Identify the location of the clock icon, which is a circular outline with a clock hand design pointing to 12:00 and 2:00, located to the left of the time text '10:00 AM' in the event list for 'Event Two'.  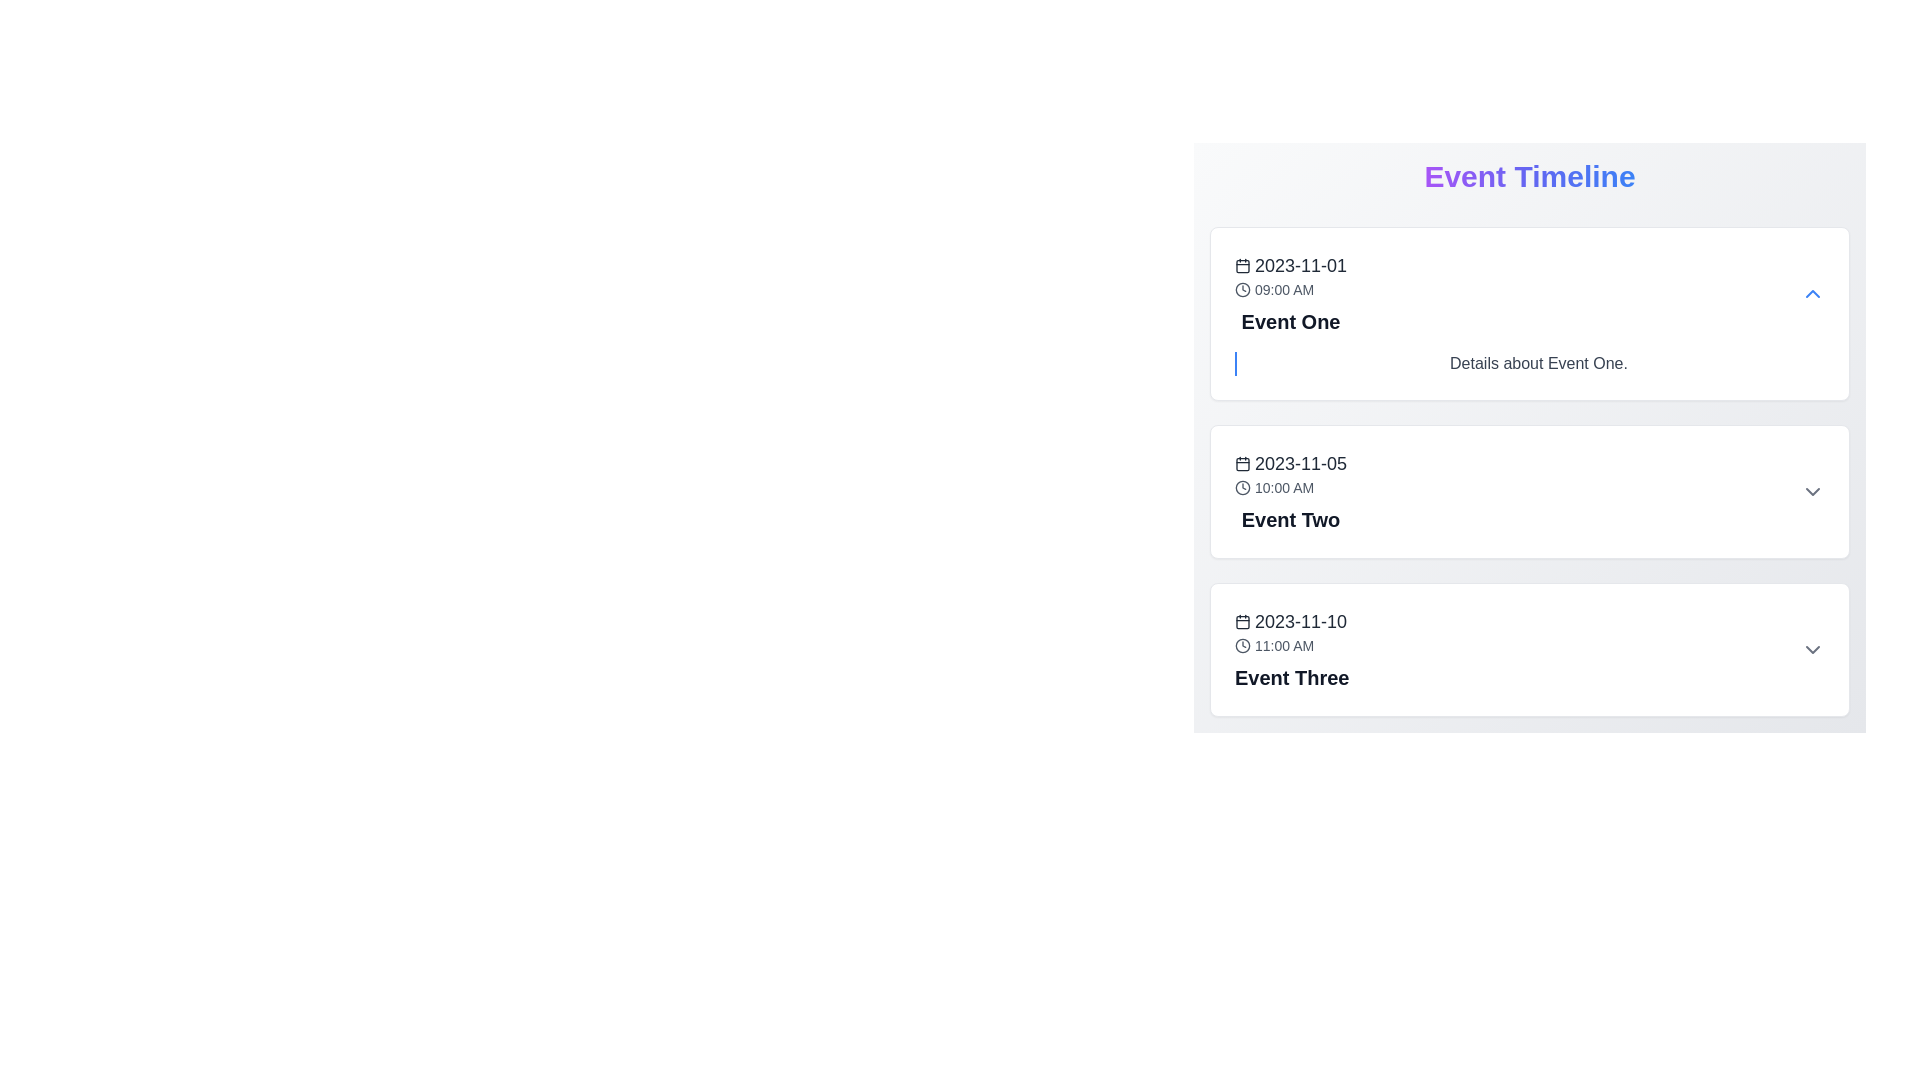
(1242, 488).